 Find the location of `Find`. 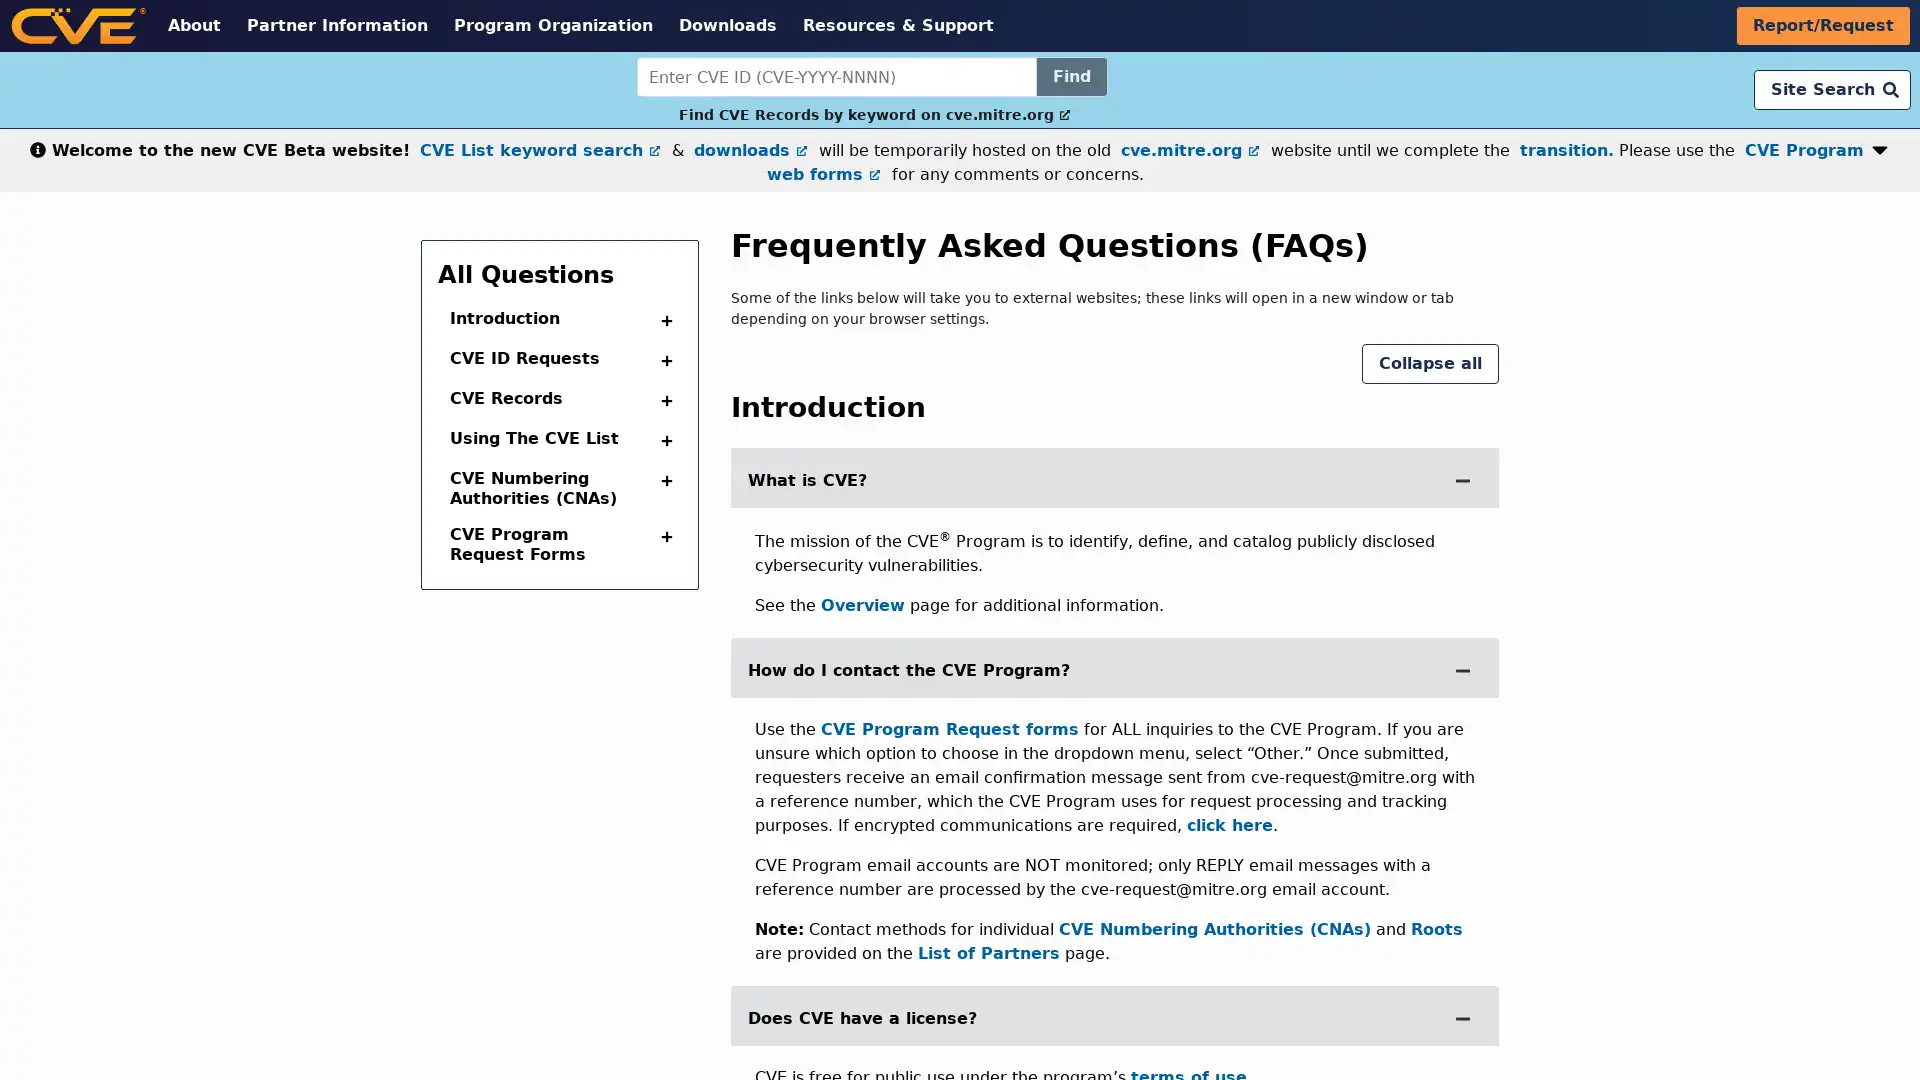

Find is located at coordinates (1070, 76).